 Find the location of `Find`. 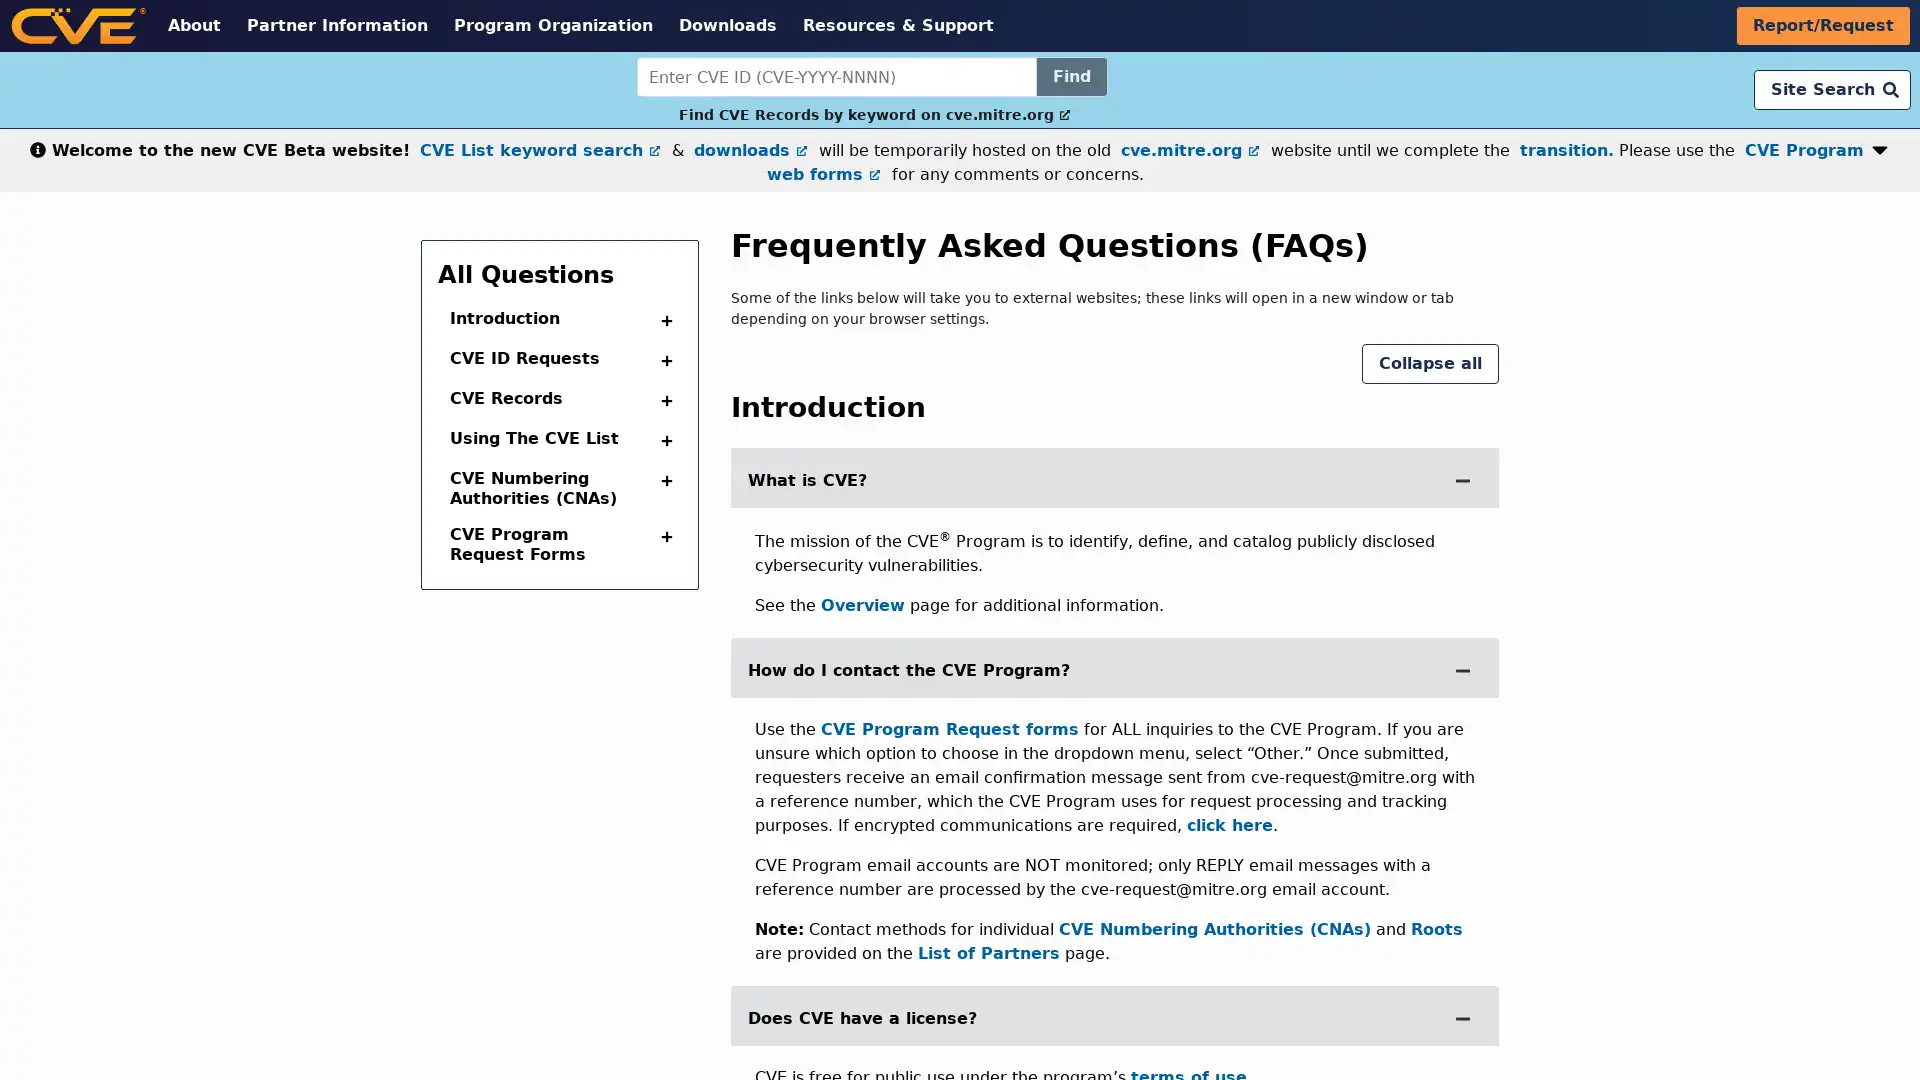

Find is located at coordinates (1070, 76).